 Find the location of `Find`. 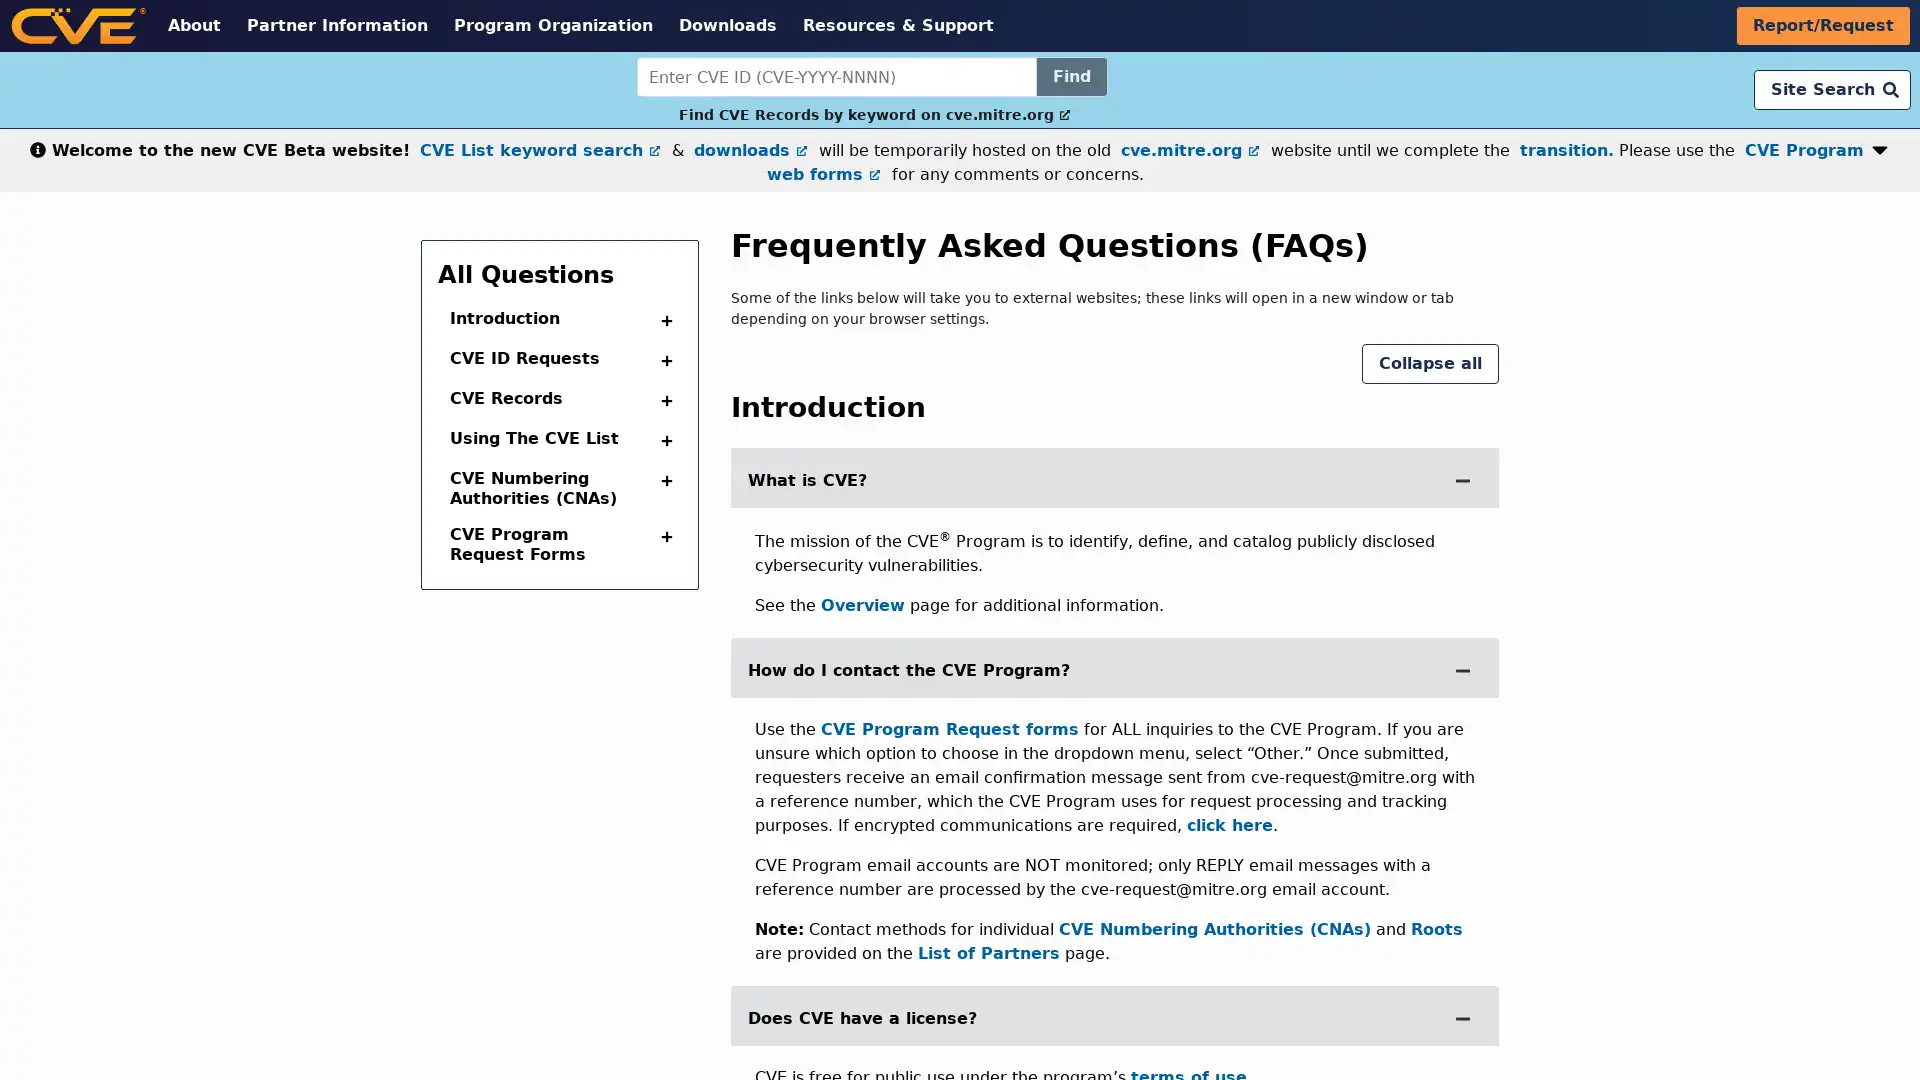

Find is located at coordinates (1070, 76).